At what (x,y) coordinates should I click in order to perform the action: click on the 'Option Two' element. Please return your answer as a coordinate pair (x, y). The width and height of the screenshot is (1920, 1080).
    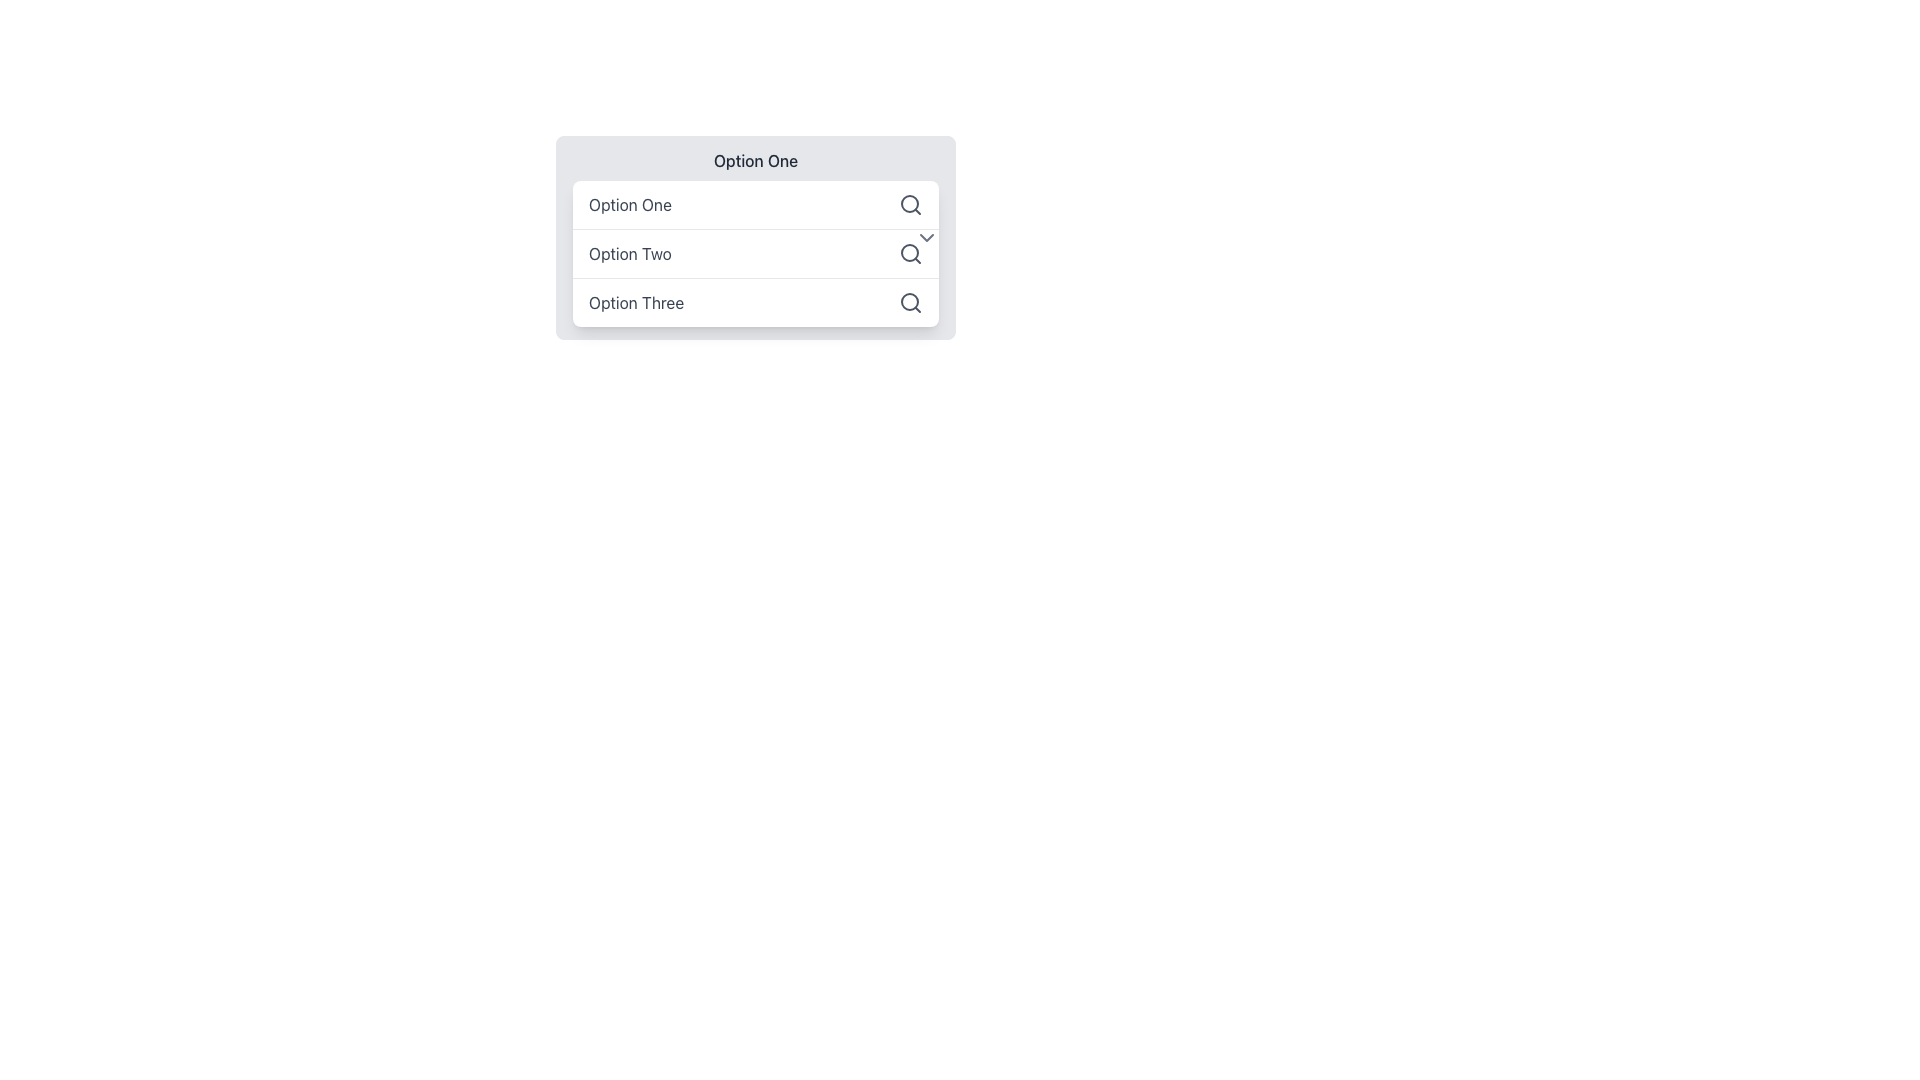
    Looking at the image, I should click on (754, 237).